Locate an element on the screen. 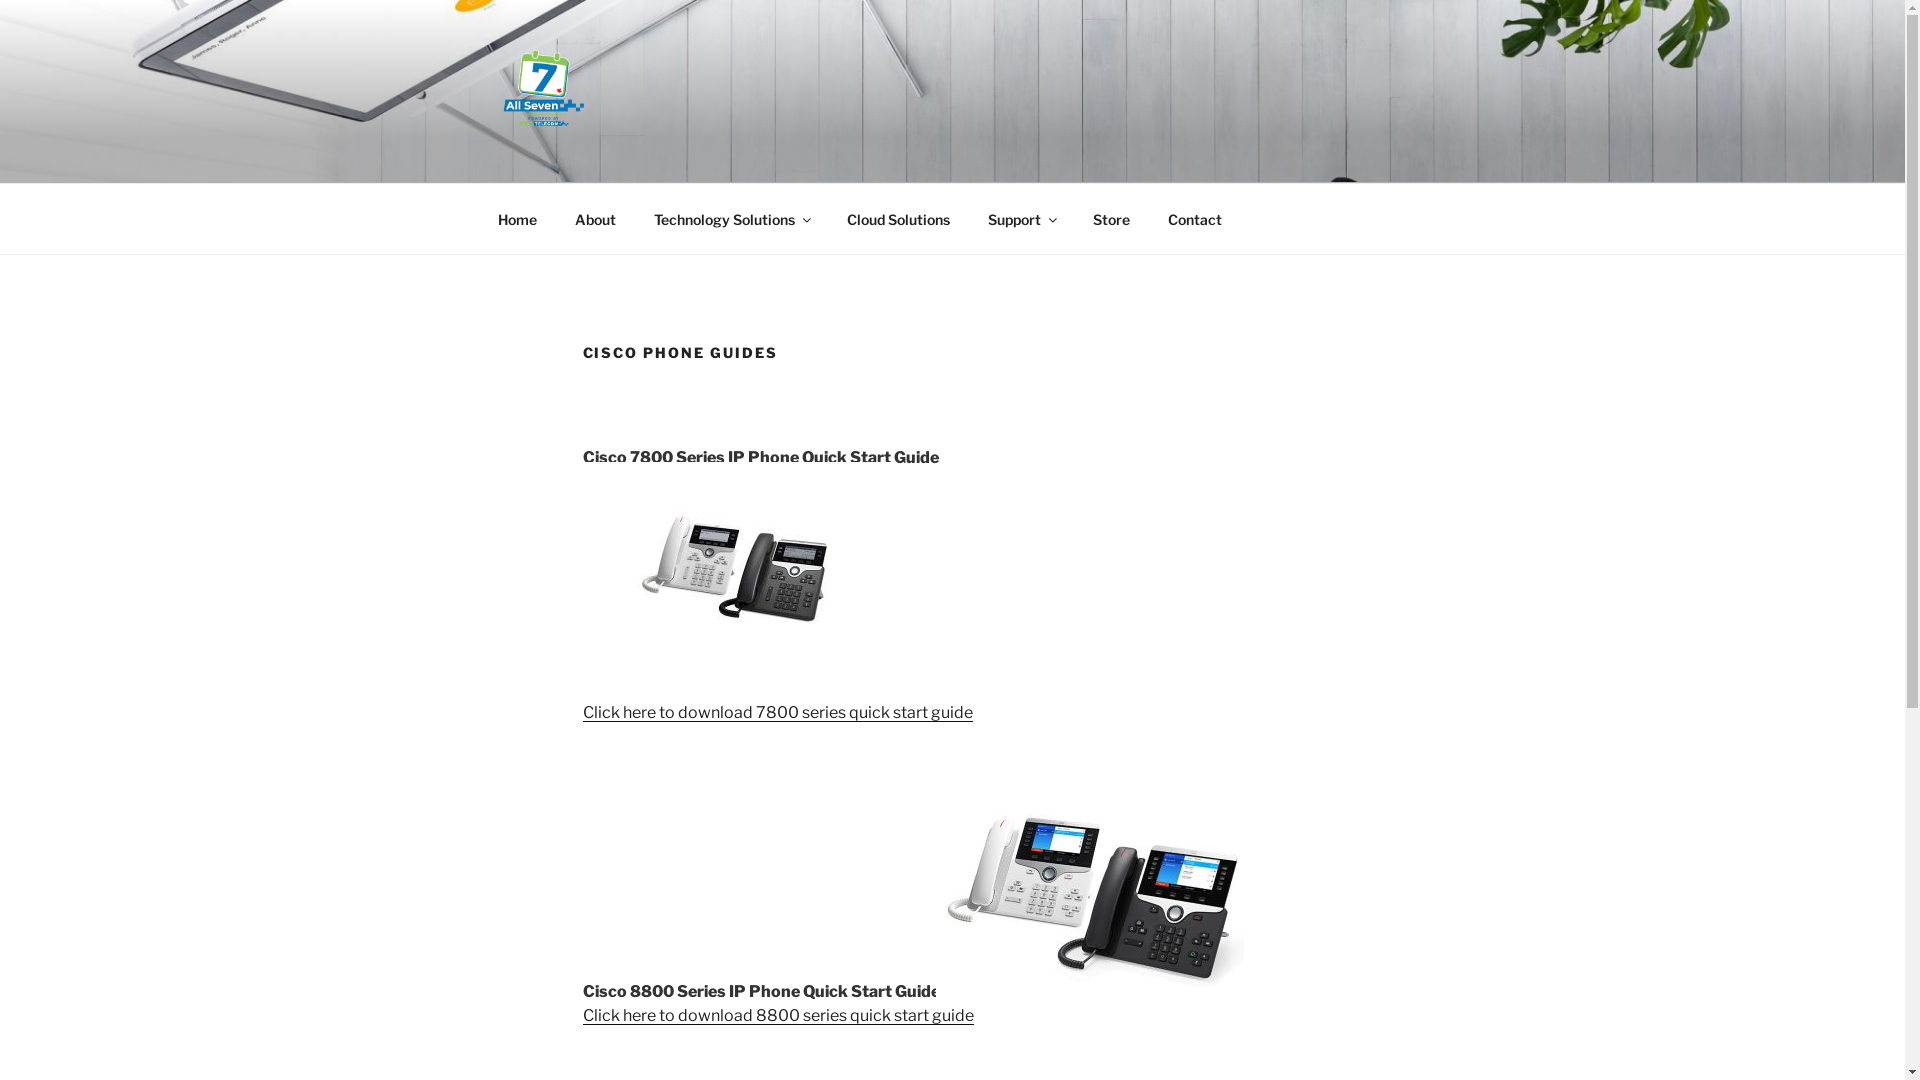 This screenshot has width=1920, height=1080. 'Cloud Solutions' is located at coordinates (830, 218).